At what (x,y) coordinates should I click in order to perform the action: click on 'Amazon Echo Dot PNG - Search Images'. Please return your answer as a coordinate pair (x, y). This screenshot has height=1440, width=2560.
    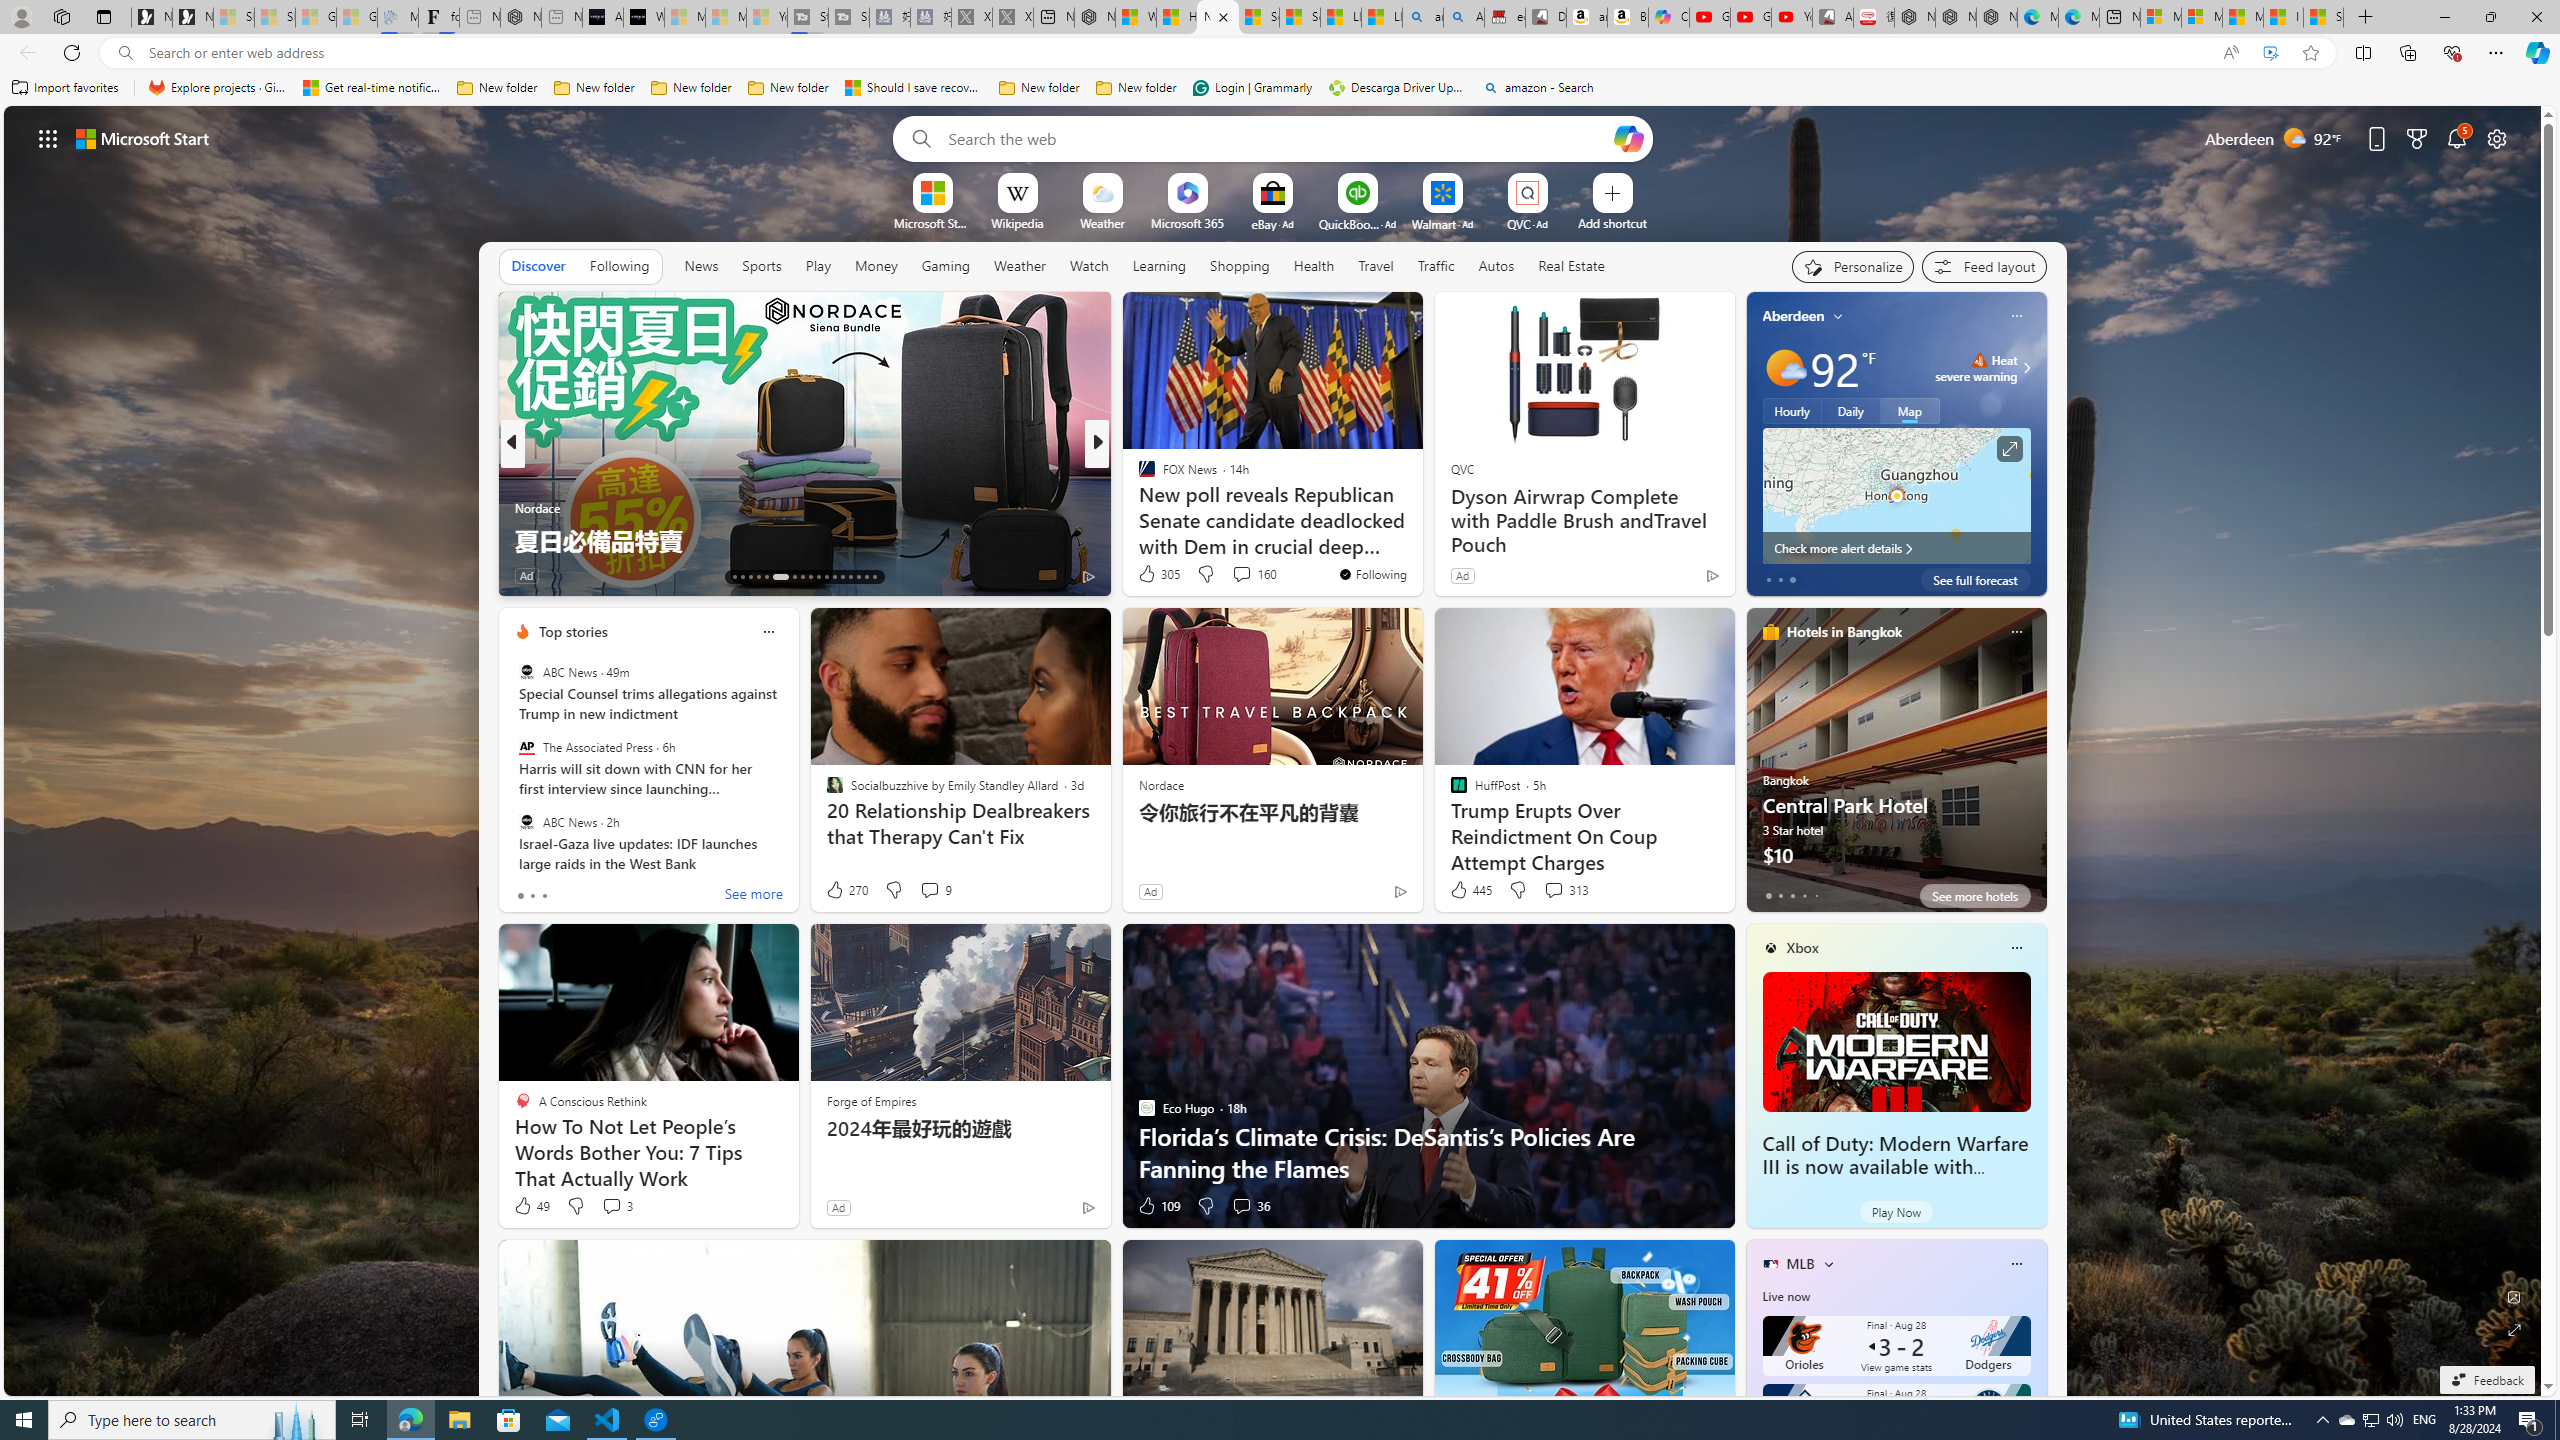
    Looking at the image, I should click on (1463, 16).